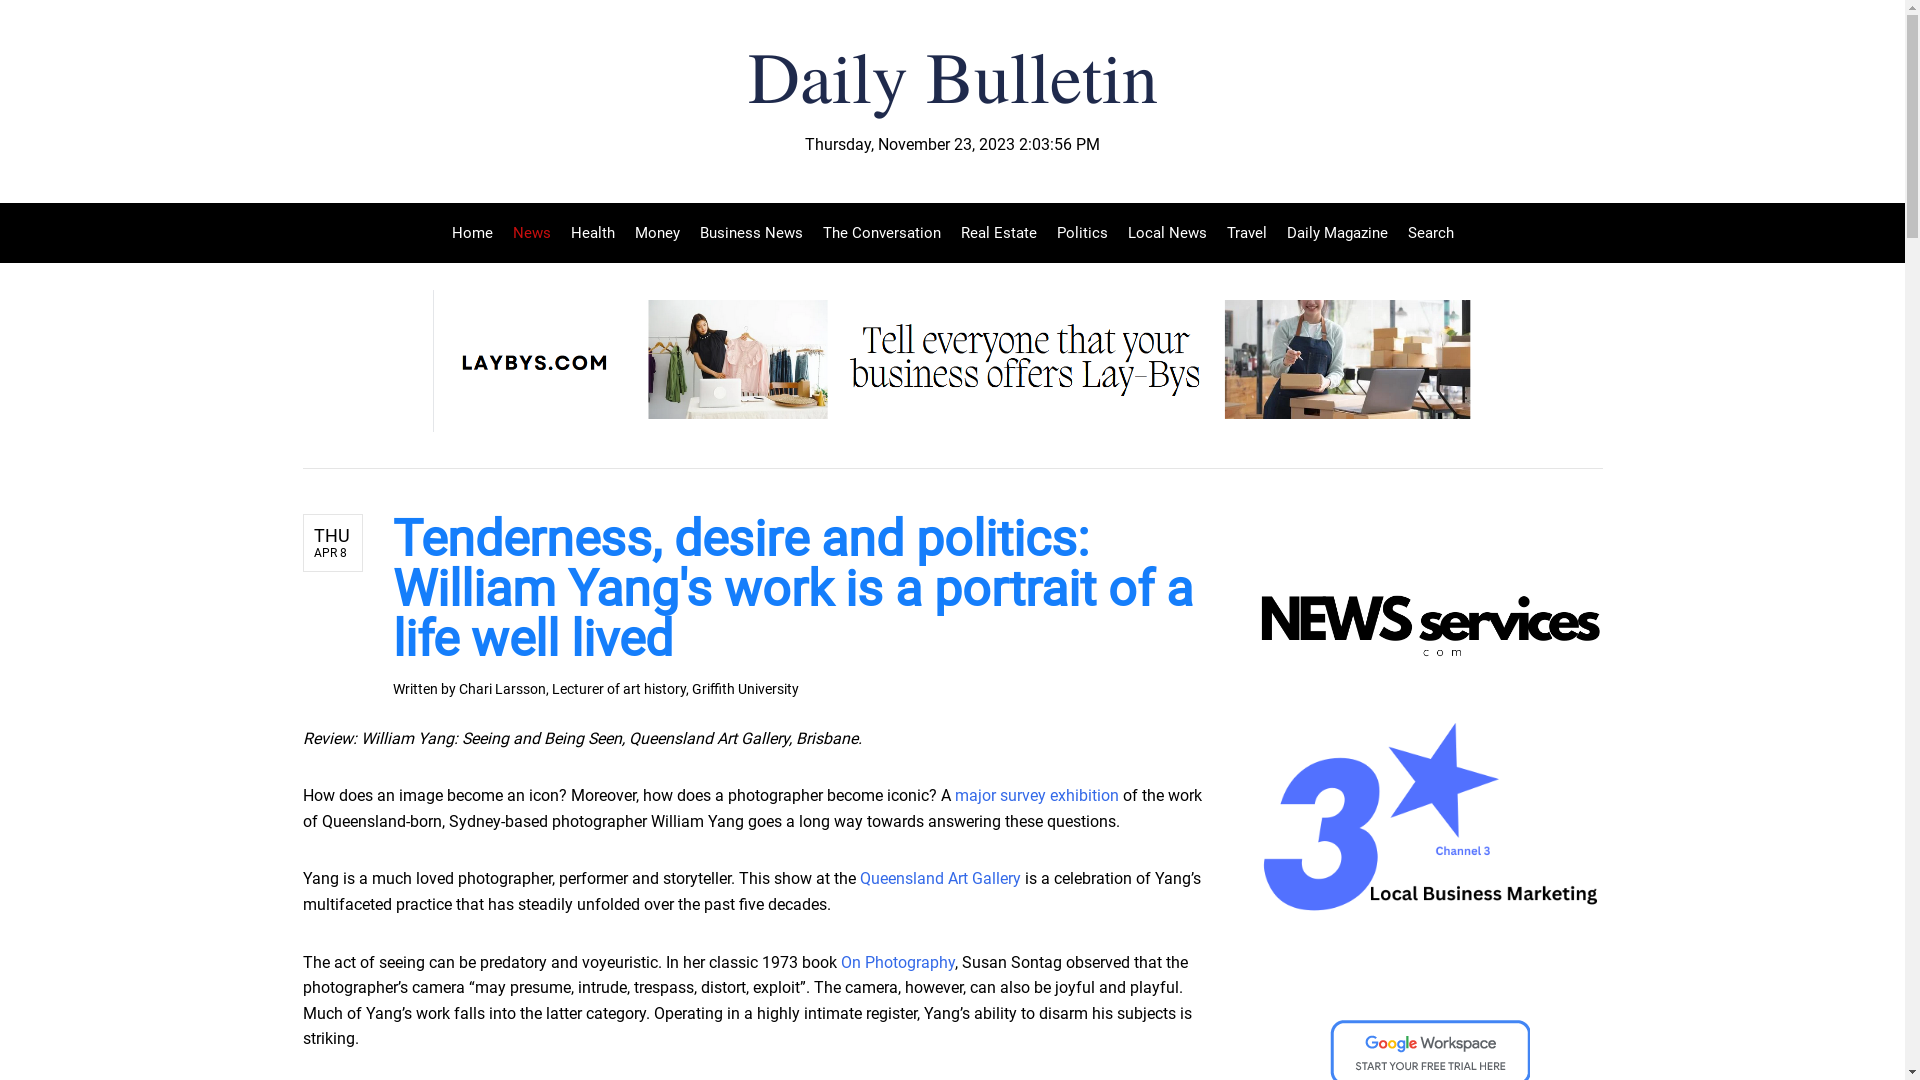 The width and height of the screenshot is (1920, 1080). What do you see at coordinates (939, 877) in the screenshot?
I see `'Queensland Art Gallery'` at bounding box center [939, 877].